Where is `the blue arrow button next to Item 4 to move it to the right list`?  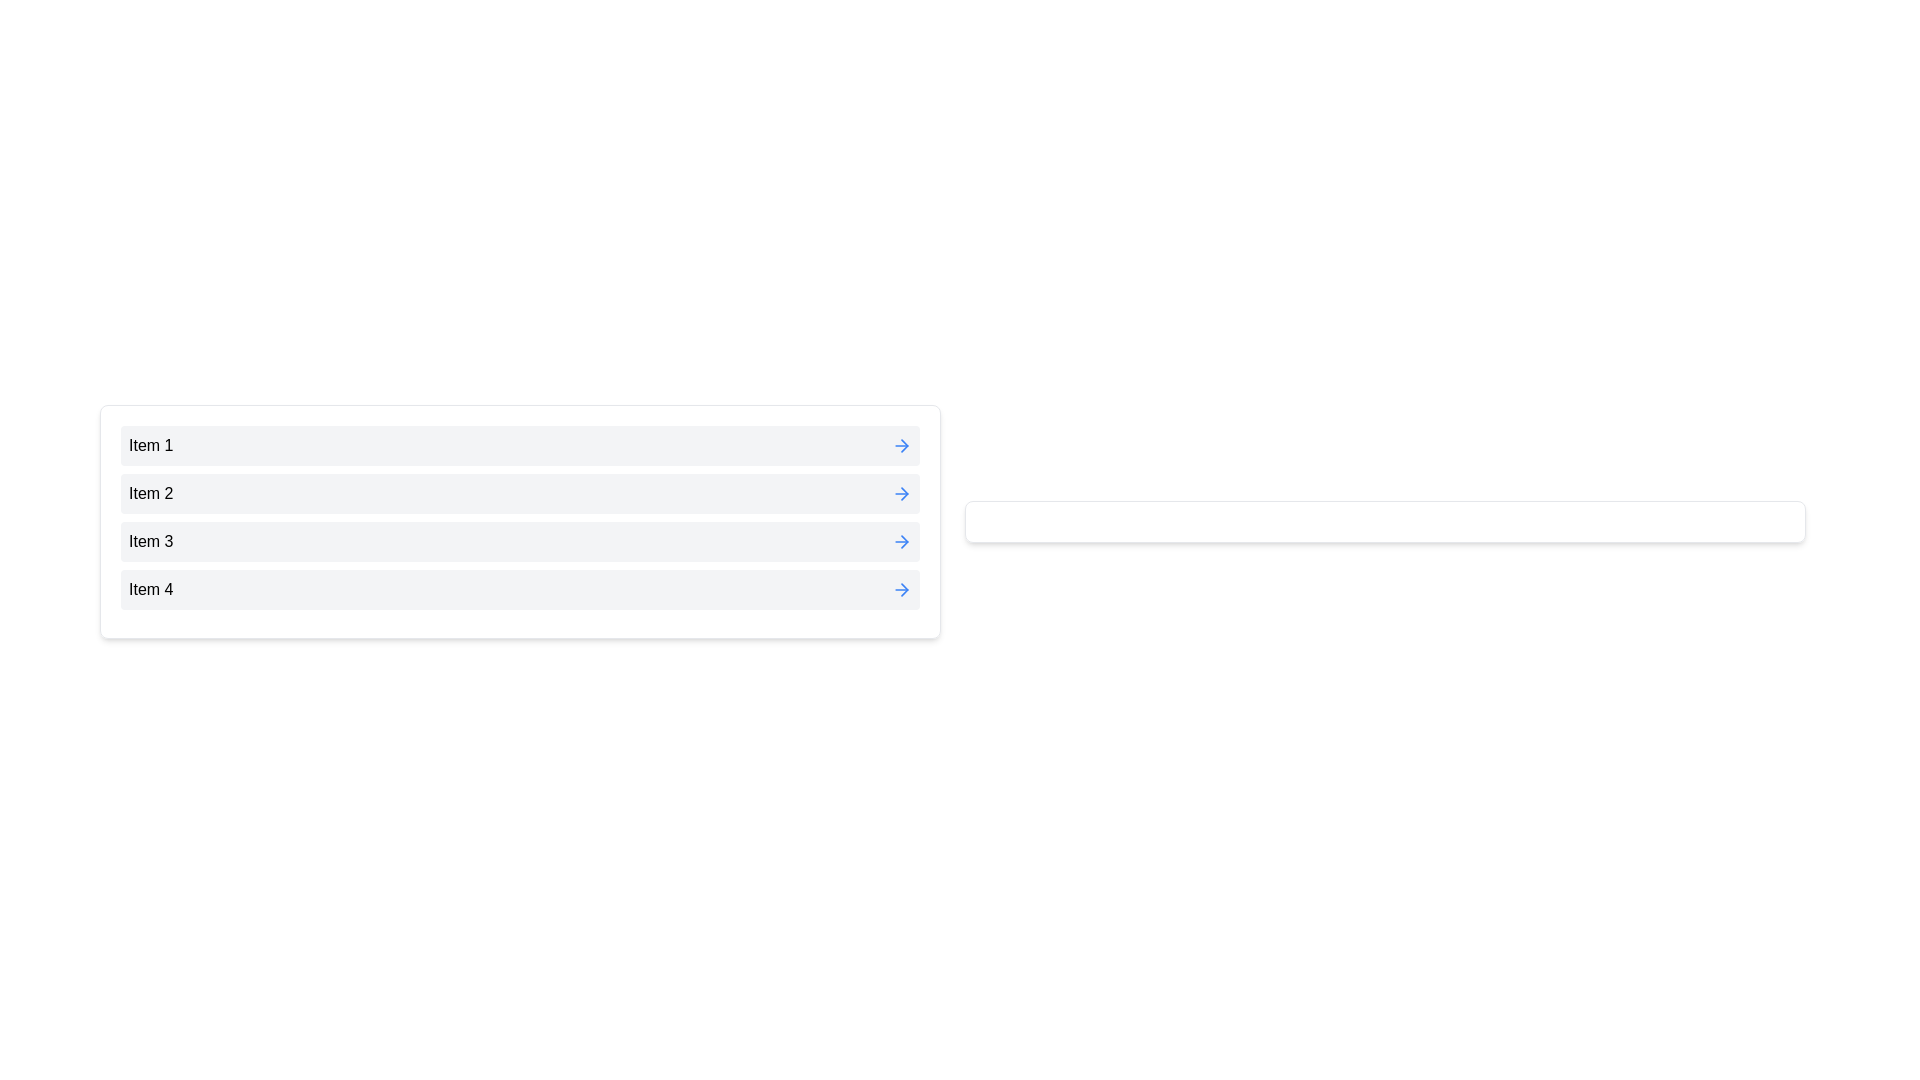
the blue arrow button next to Item 4 to move it to the right list is located at coordinates (901, 589).